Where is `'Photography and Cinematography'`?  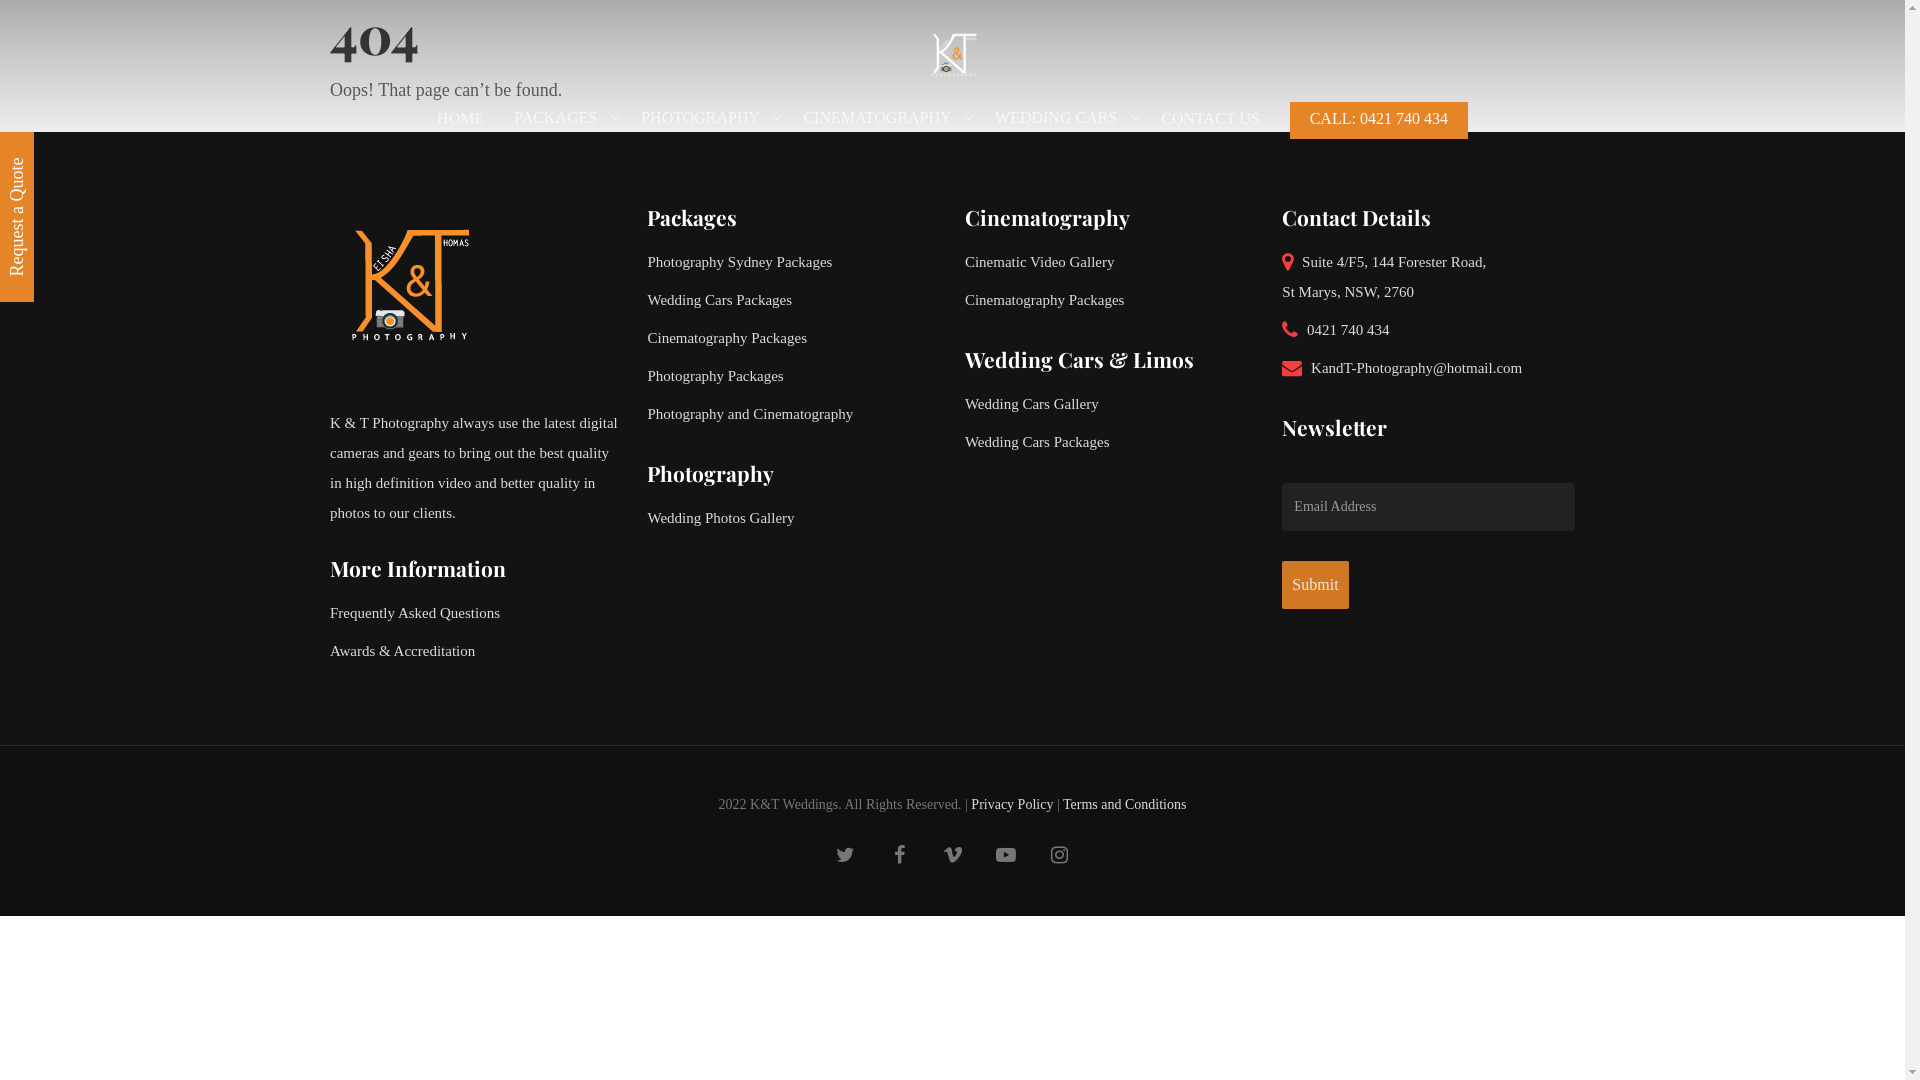
'Photography and Cinematography' is located at coordinates (792, 412).